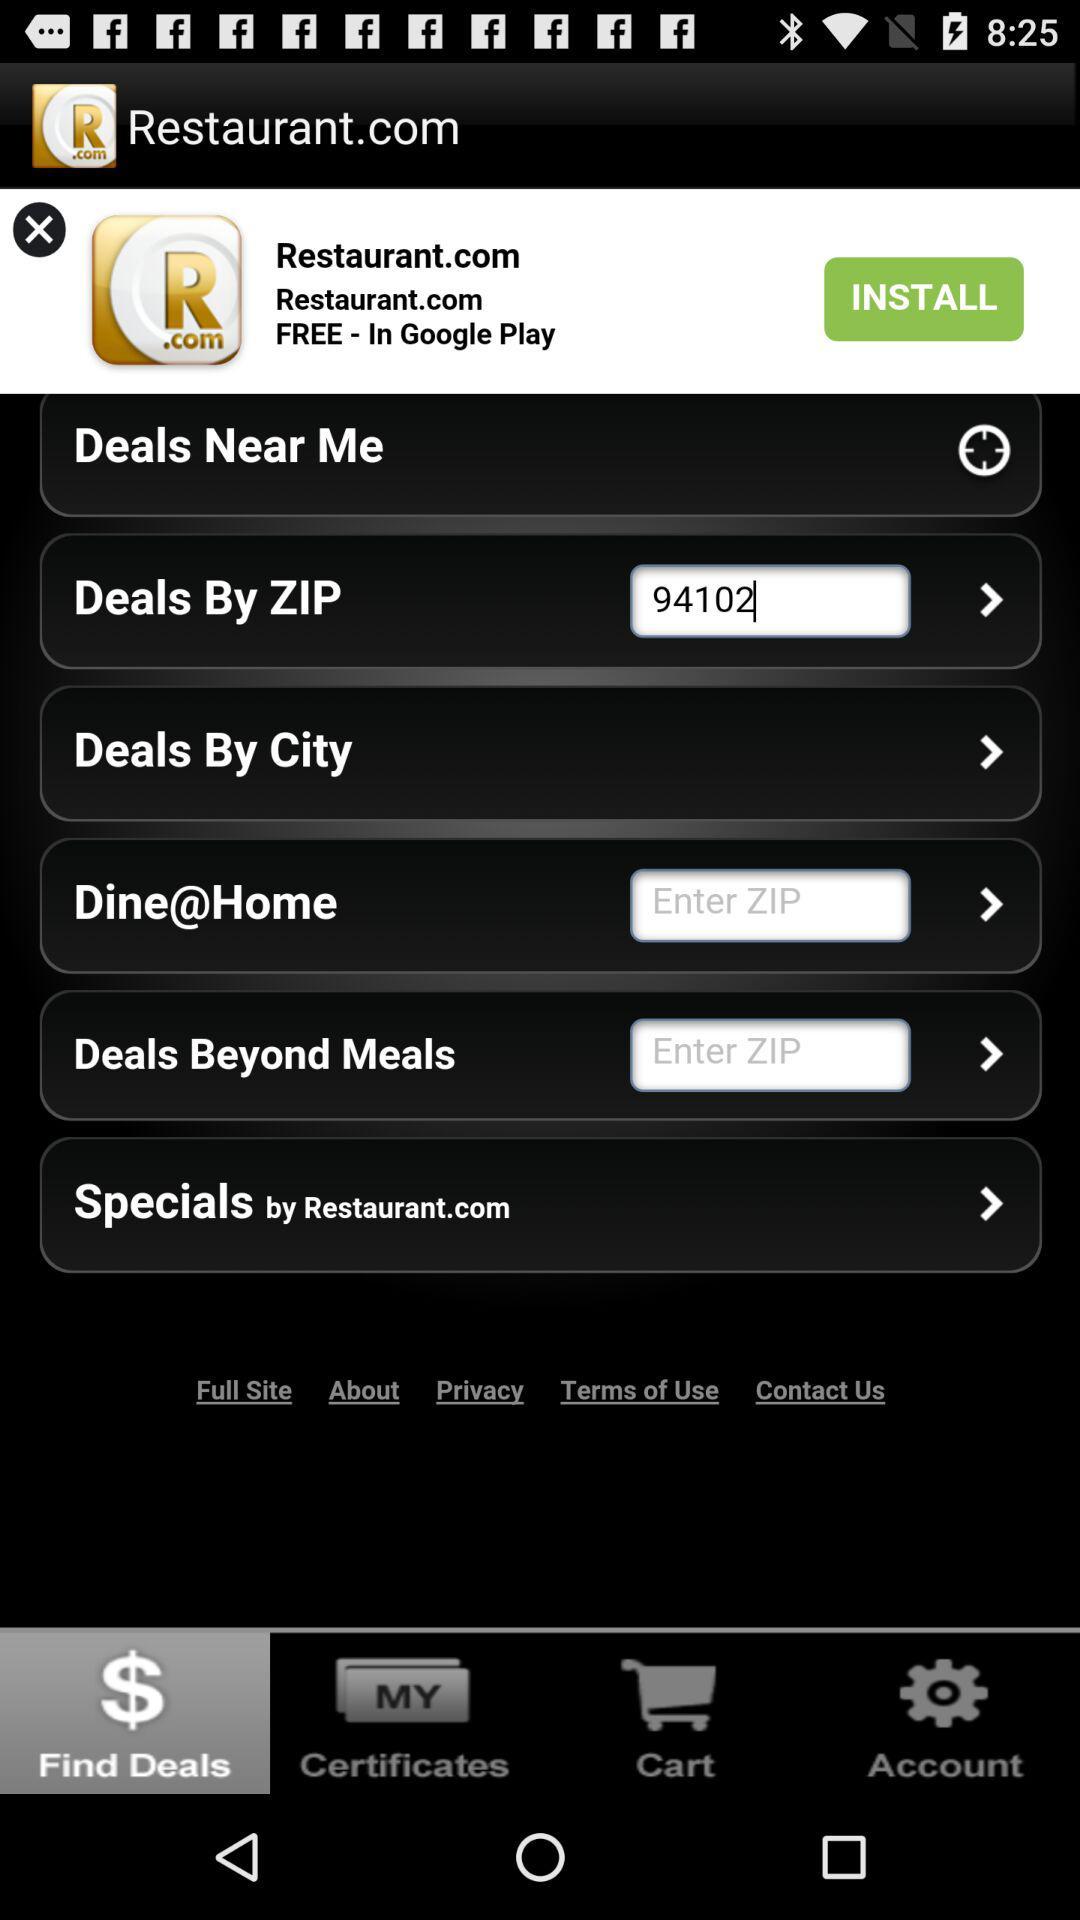 This screenshot has height=1920, width=1080. I want to click on seetings icon, so click(945, 1709).